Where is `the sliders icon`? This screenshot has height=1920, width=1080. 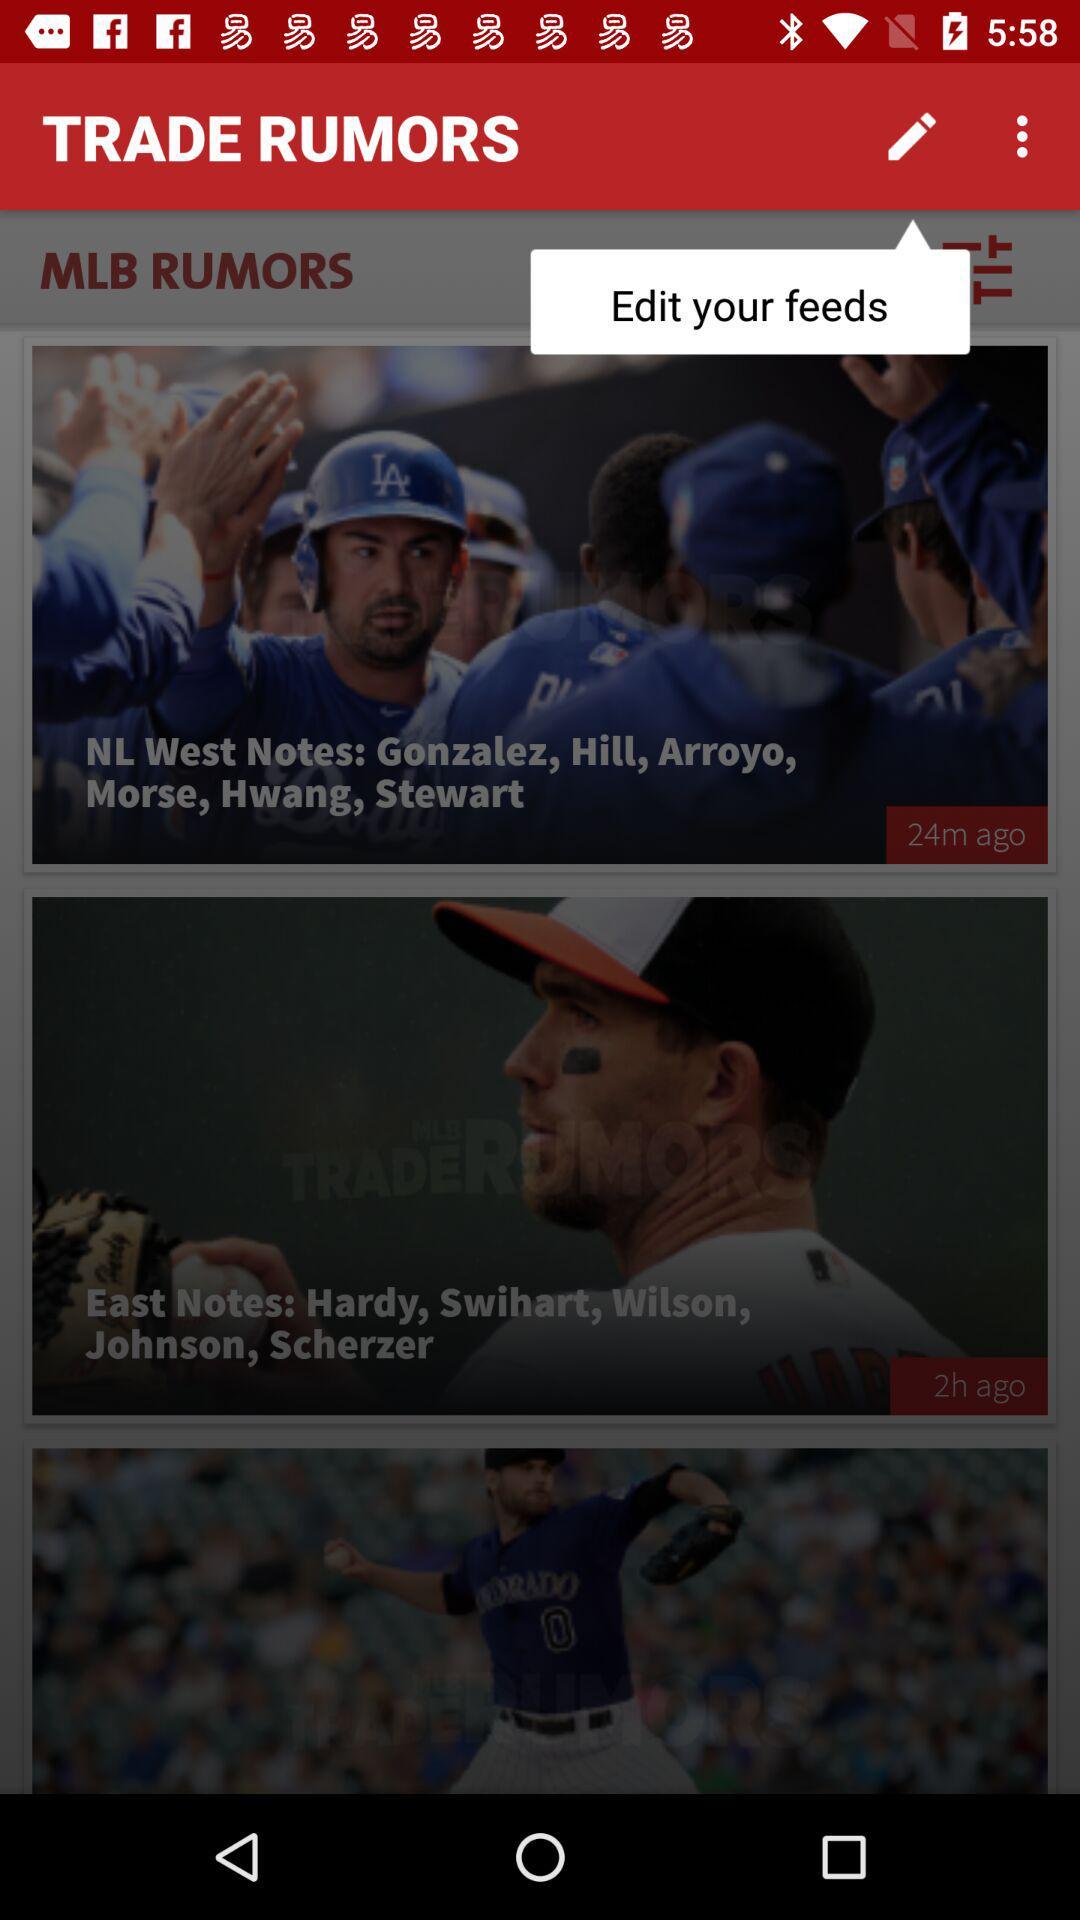 the sliders icon is located at coordinates (976, 268).